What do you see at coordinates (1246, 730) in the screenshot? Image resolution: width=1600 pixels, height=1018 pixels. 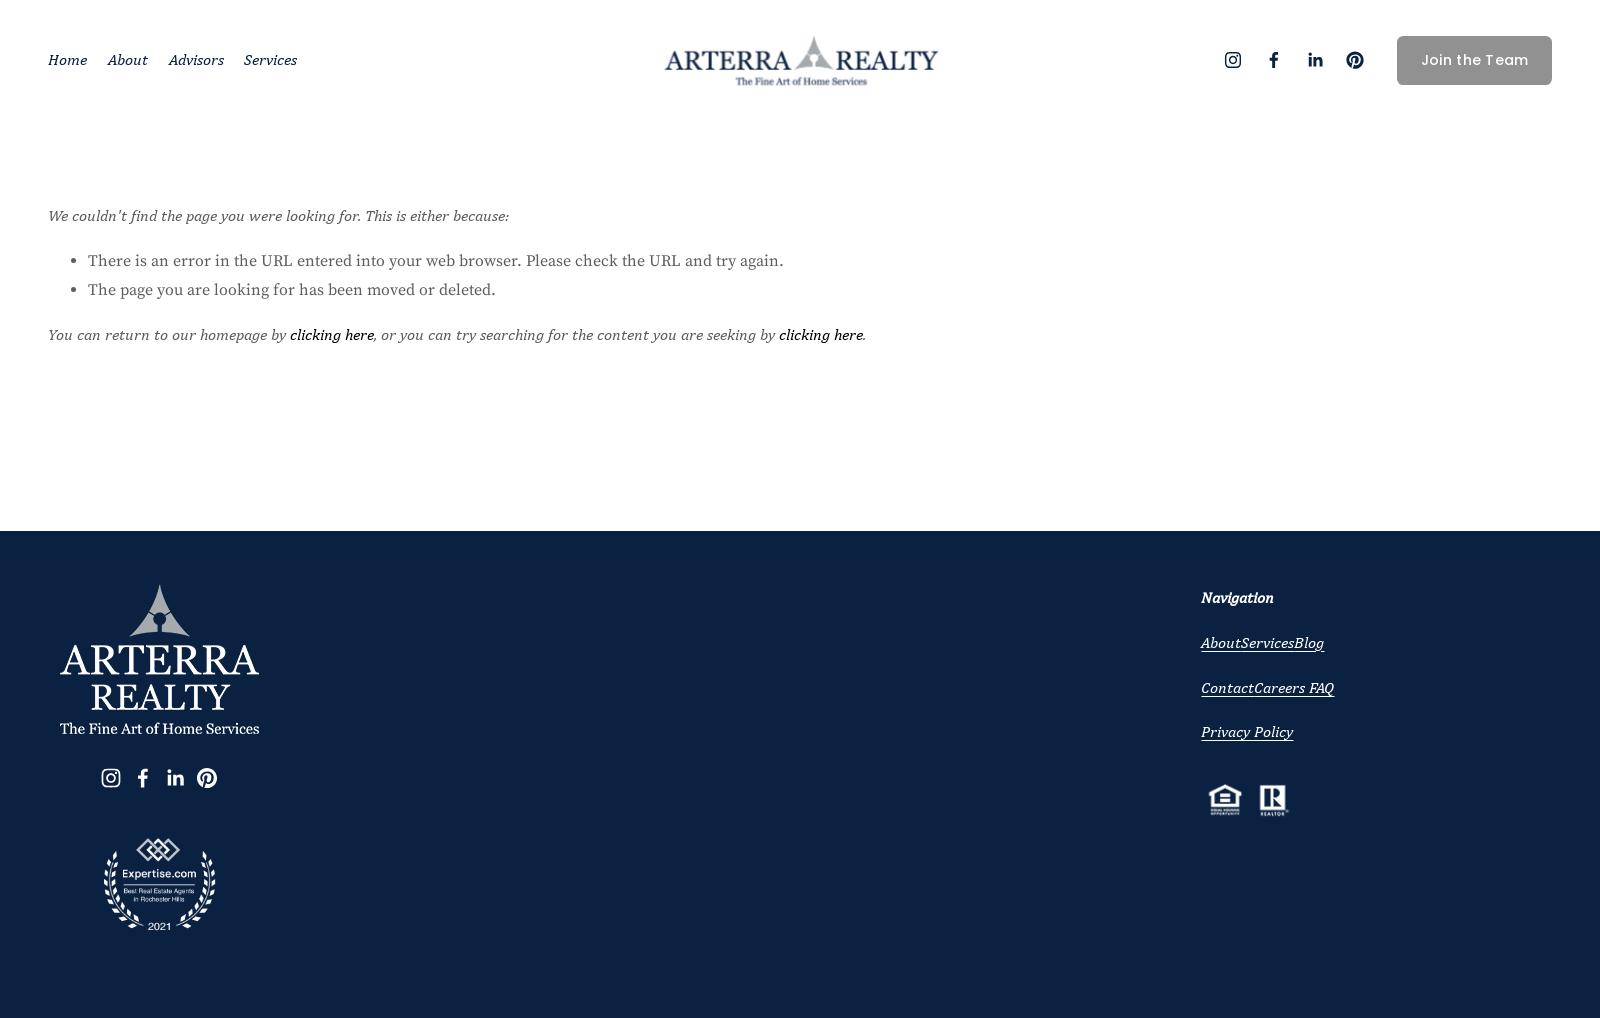 I see `'Privacy Policy'` at bounding box center [1246, 730].